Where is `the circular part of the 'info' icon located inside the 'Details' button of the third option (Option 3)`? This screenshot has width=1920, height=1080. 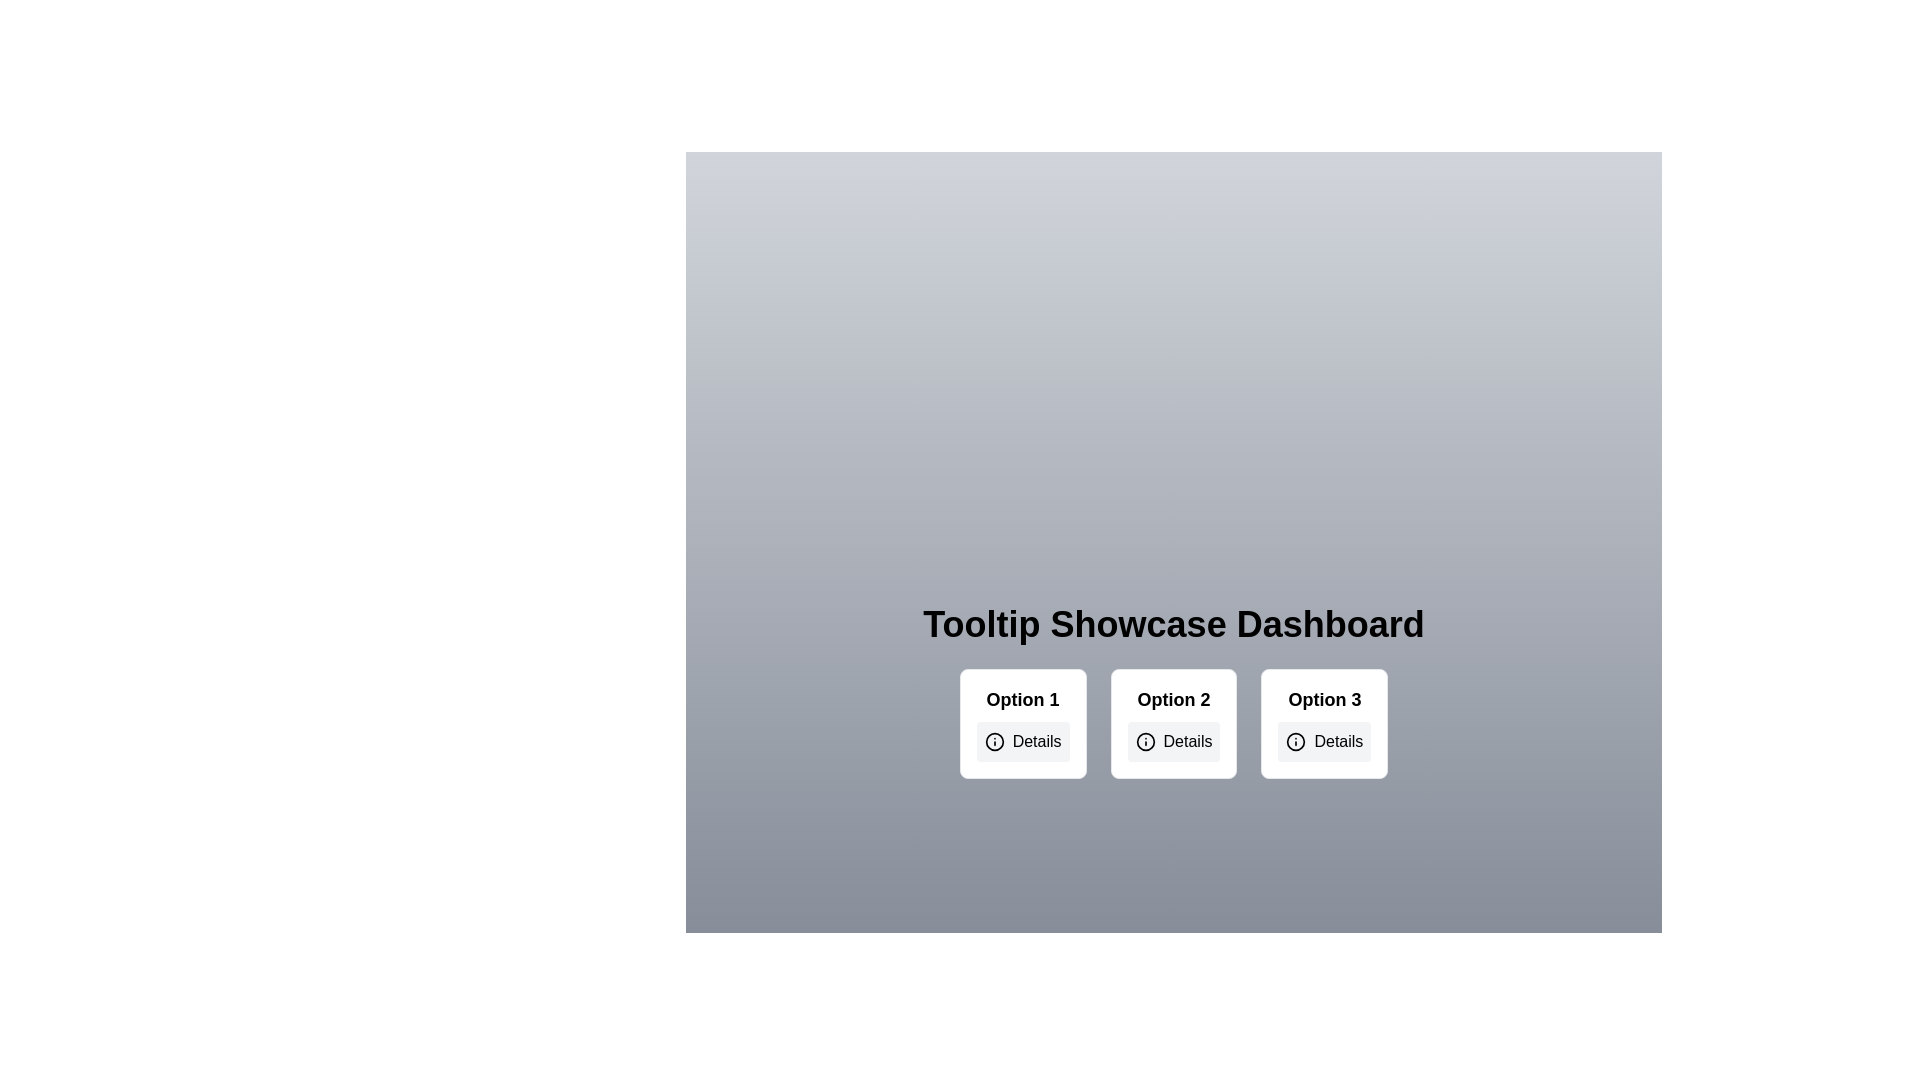 the circular part of the 'info' icon located inside the 'Details' button of the third option (Option 3) is located at coordinates (1296, 741).